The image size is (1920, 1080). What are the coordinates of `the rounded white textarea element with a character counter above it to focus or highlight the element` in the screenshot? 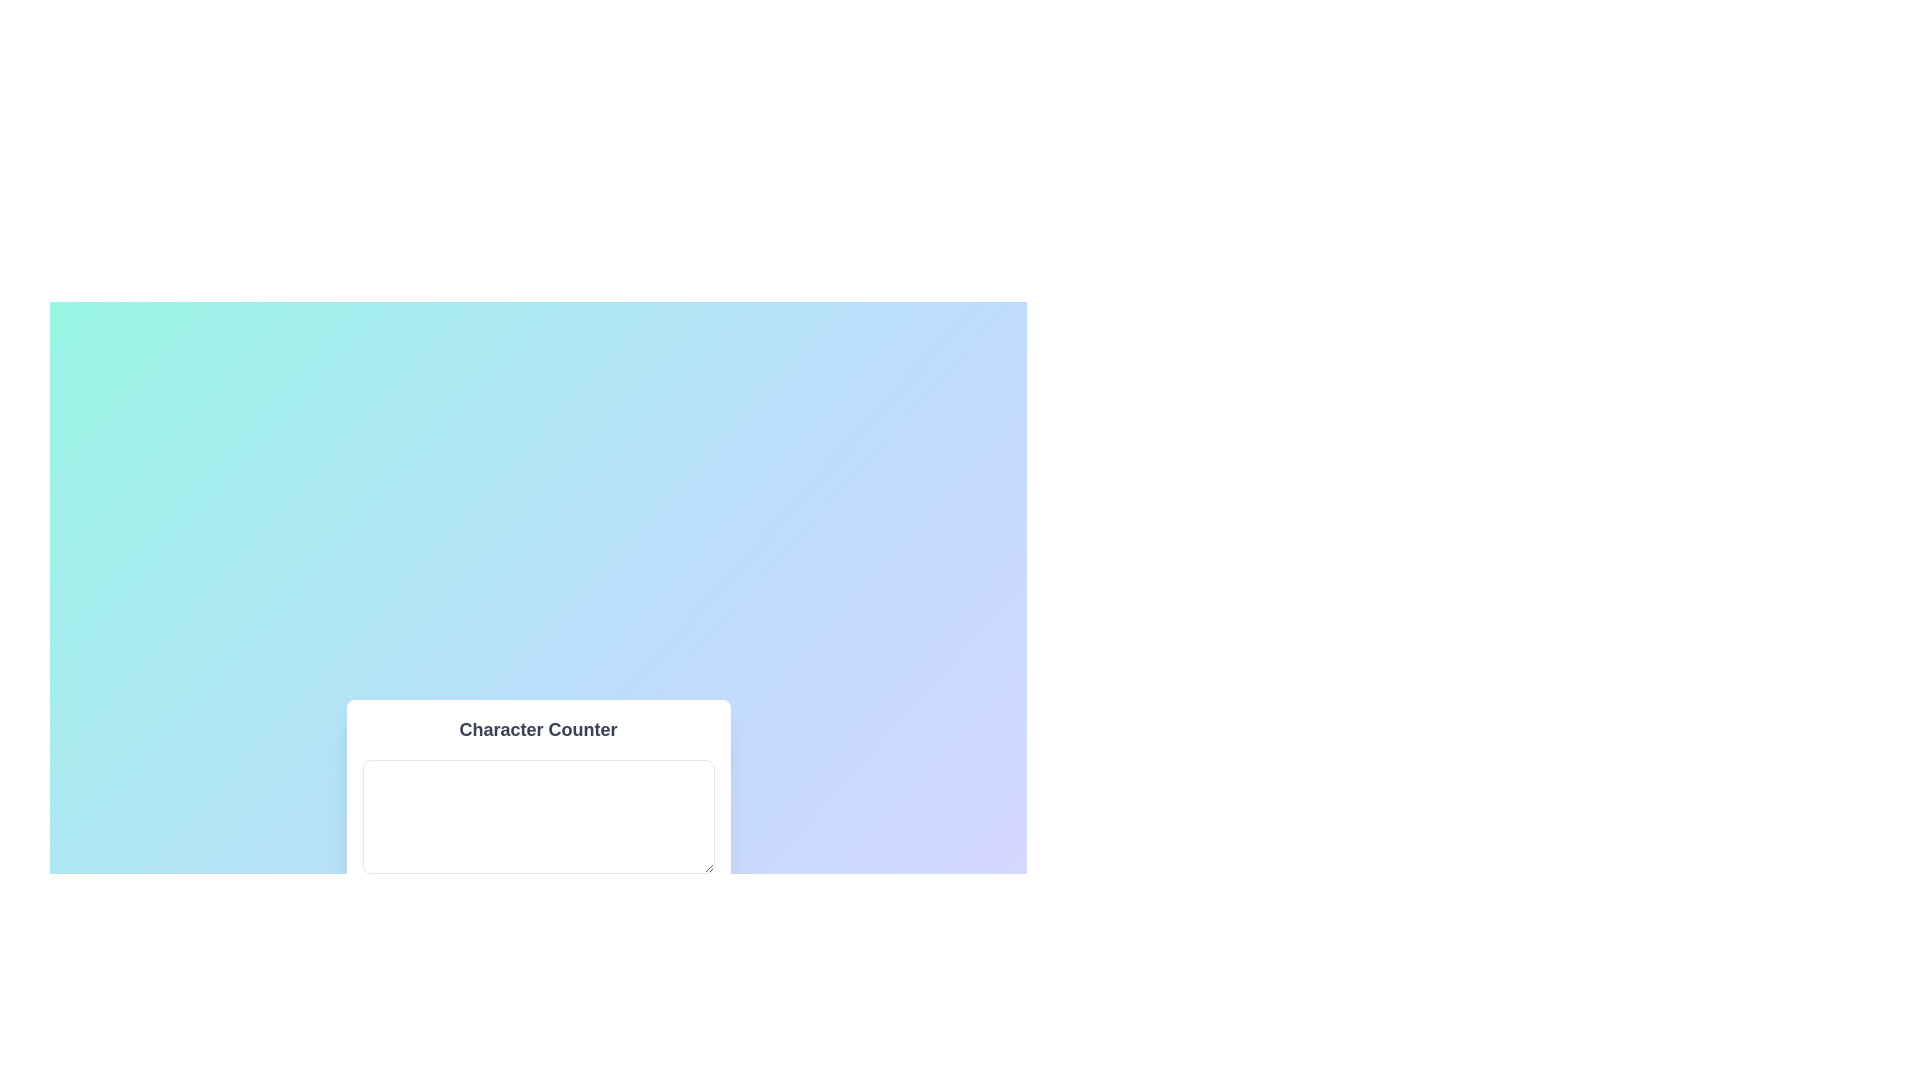 It's located at (538, 841).